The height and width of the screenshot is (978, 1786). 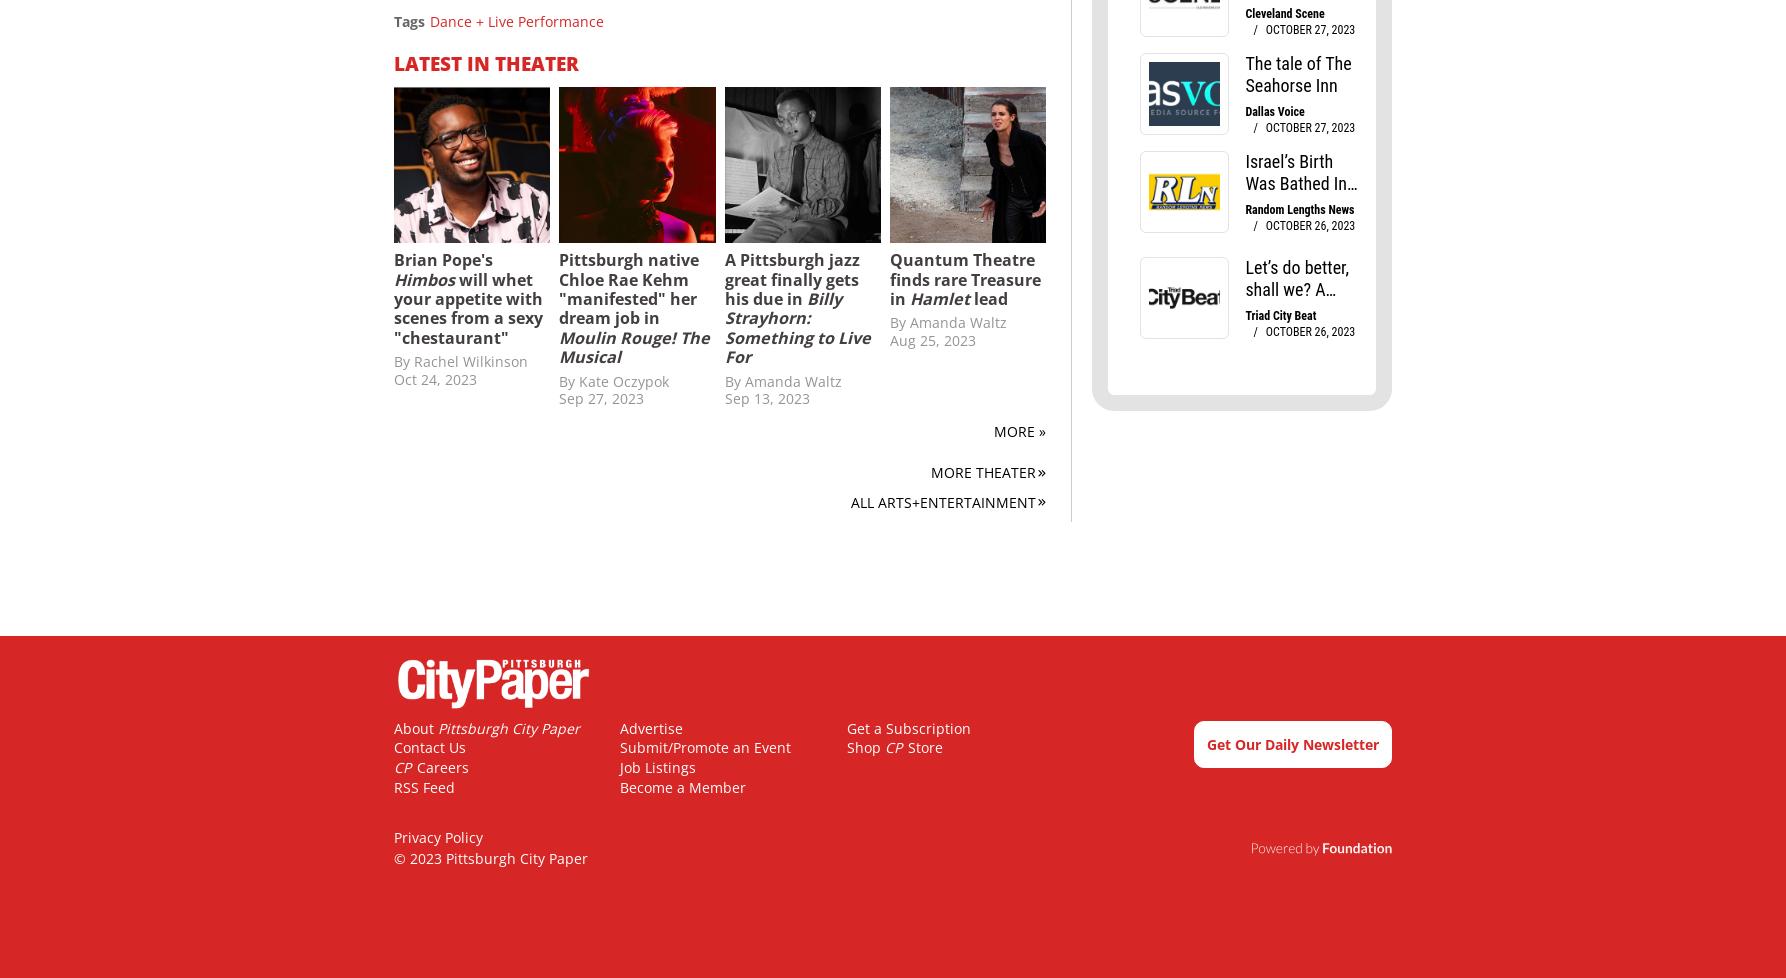 What do you see at coordinates (1019, 429) in the screenshot?
I see `'More »'` at bounding box center [1019, 429].